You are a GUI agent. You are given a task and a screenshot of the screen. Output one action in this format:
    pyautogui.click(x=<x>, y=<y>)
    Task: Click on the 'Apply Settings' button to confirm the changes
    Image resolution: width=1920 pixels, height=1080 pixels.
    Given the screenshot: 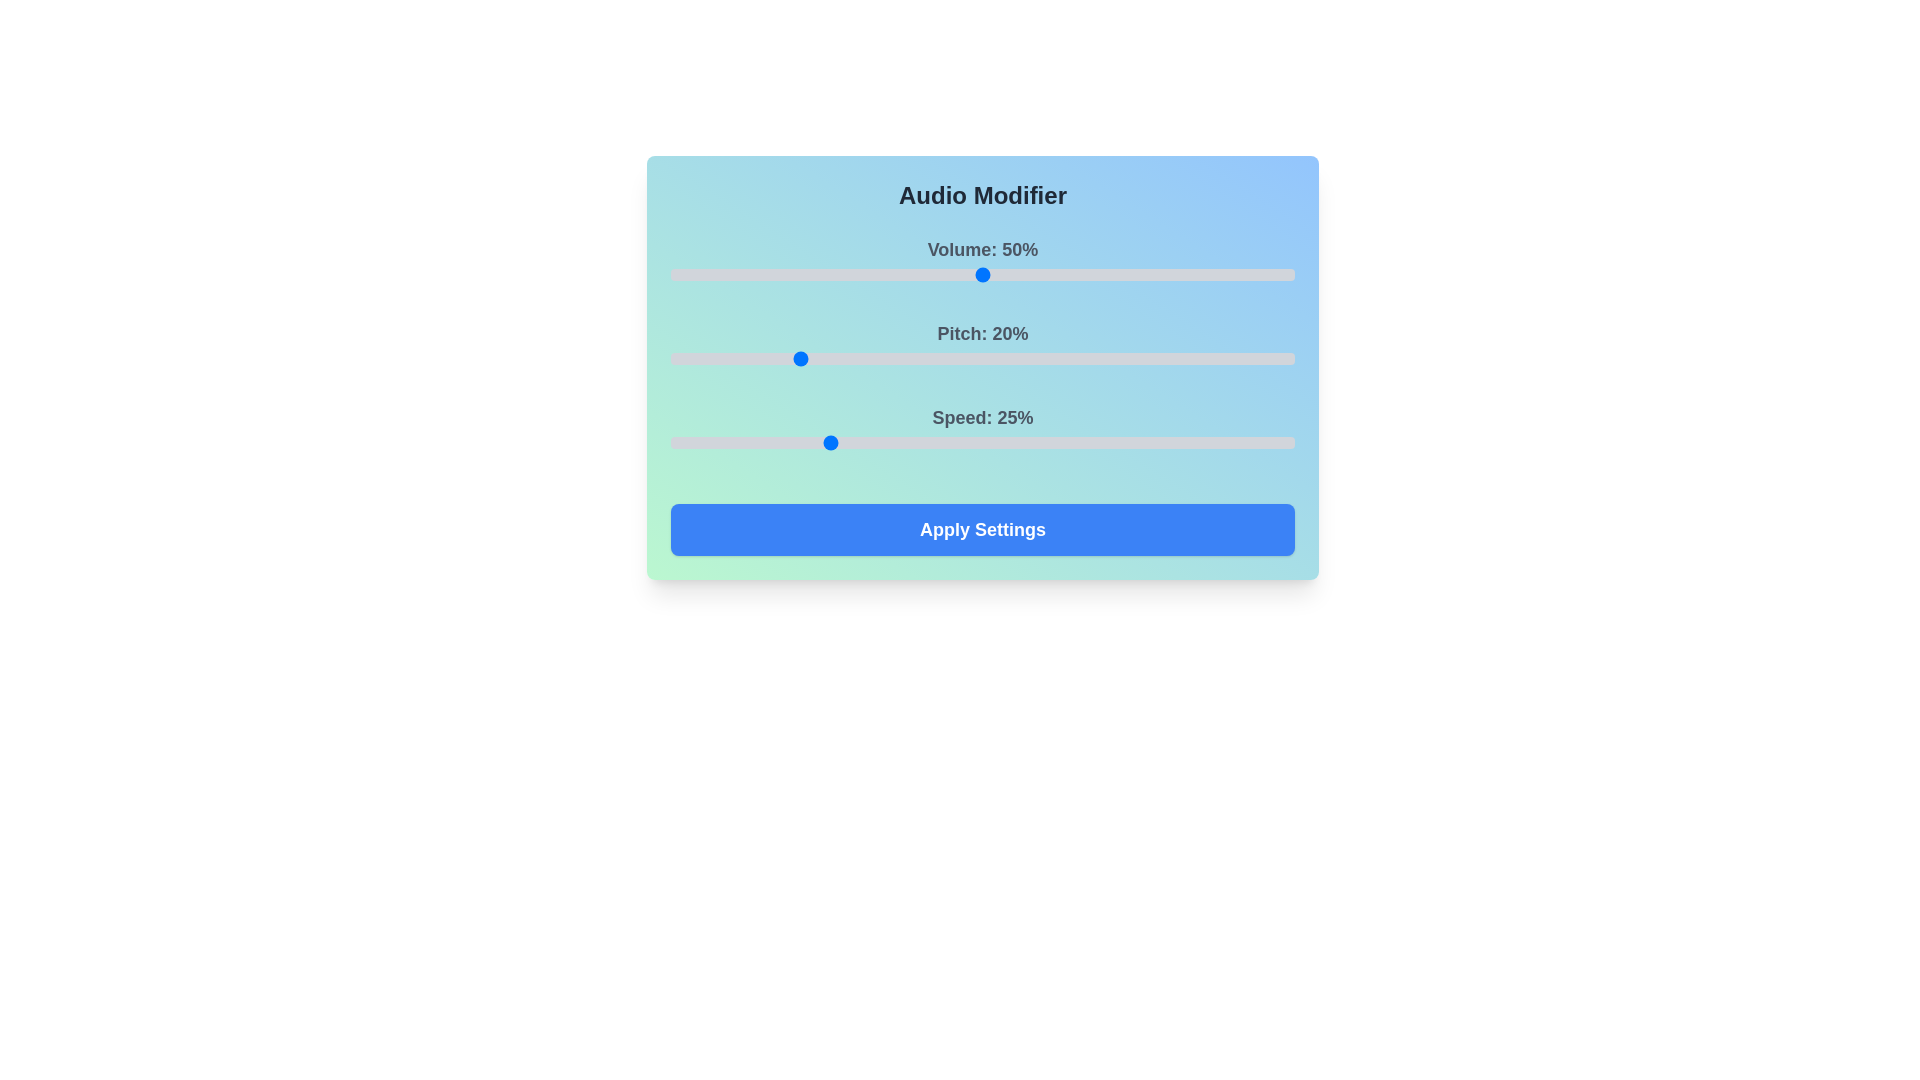 What is the action you would take?
    pyautogui.click(x=983, y=528)
    